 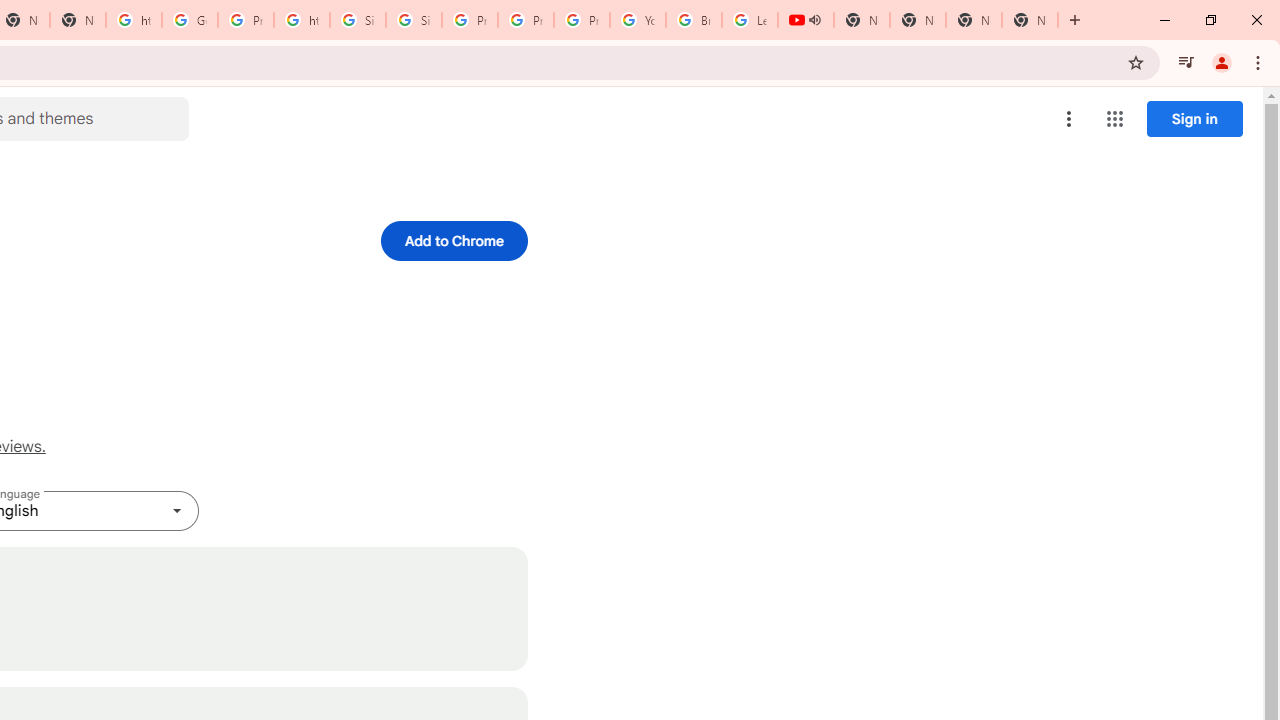 I want to click on 'Sign in - Google Accounts', so click(x=413, y=20).